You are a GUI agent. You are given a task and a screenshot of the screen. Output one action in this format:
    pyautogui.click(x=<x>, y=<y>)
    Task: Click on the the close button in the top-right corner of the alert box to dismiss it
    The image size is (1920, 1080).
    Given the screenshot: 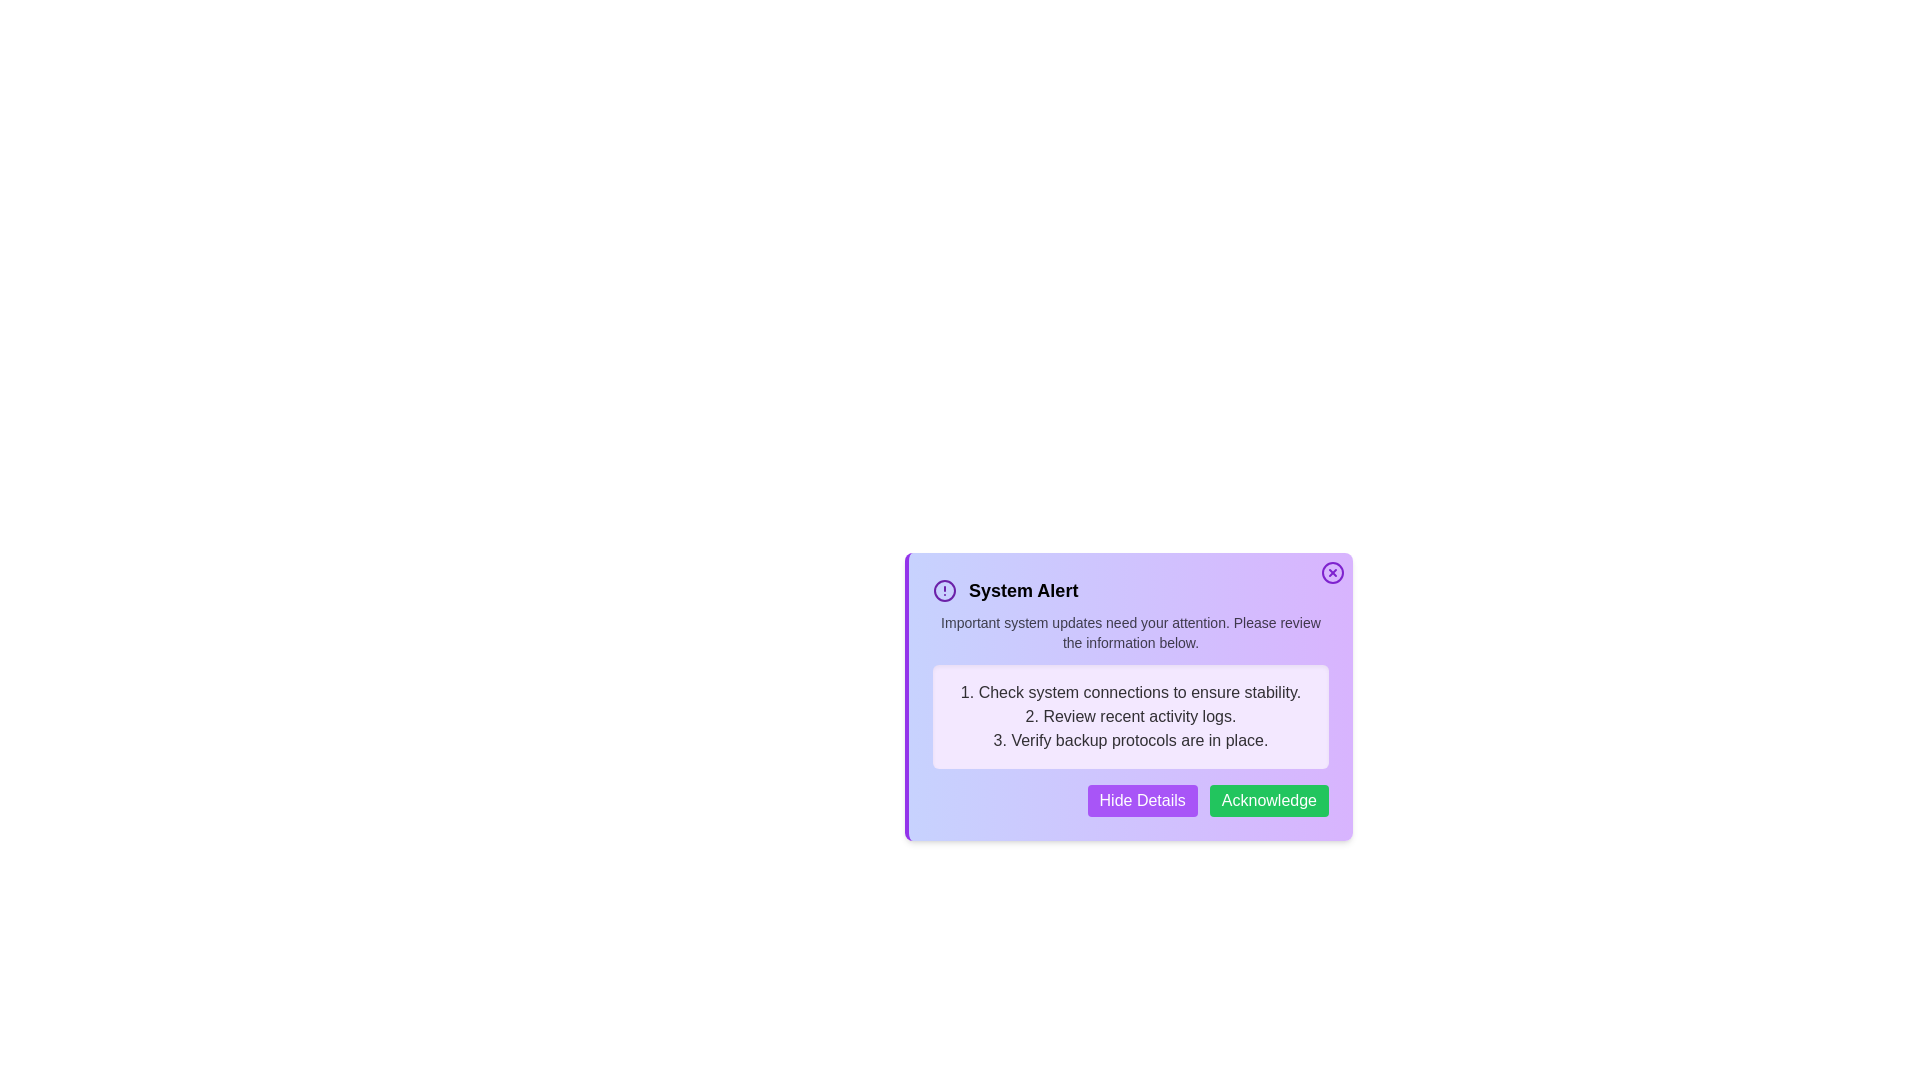 What is the action you would take?
    pyautogui.click(x=1333, y=573)
    